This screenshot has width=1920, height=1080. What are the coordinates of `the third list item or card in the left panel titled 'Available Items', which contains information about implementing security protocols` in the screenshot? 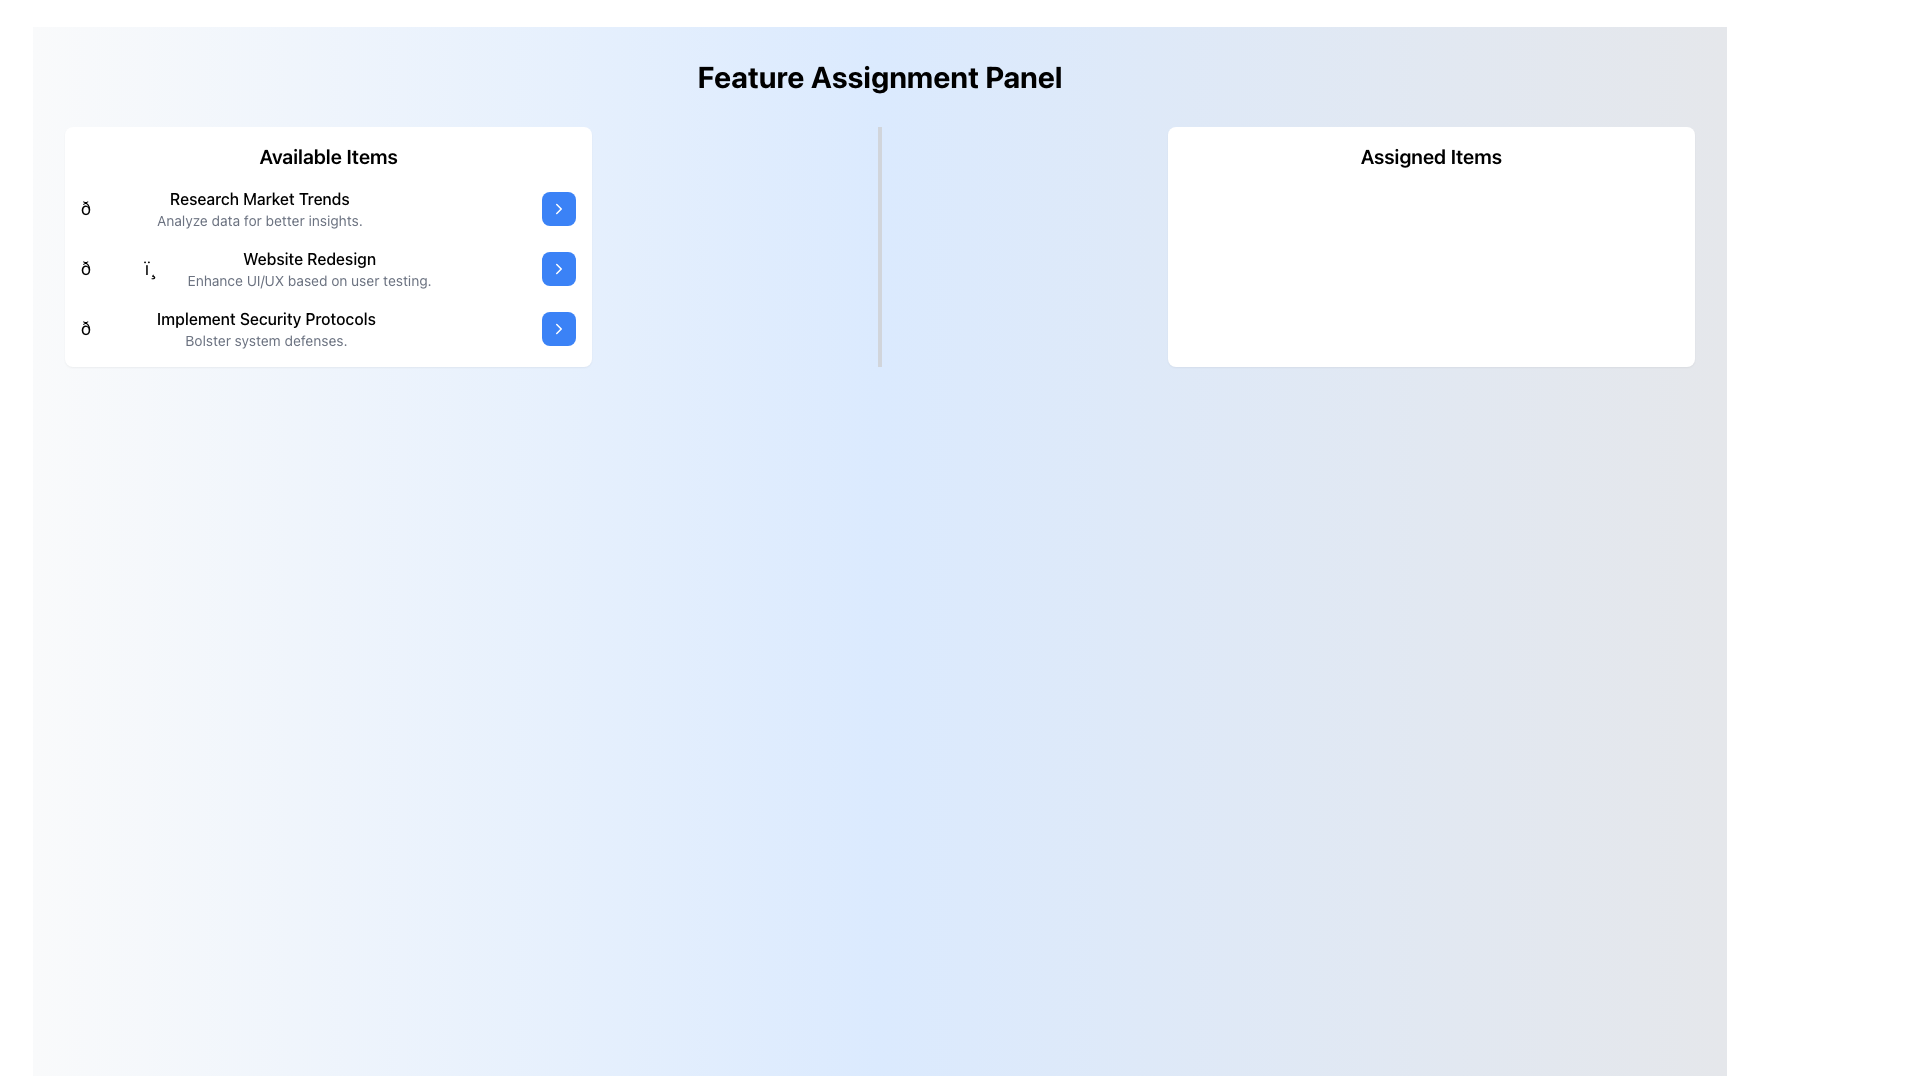 It's located at (228, 327).